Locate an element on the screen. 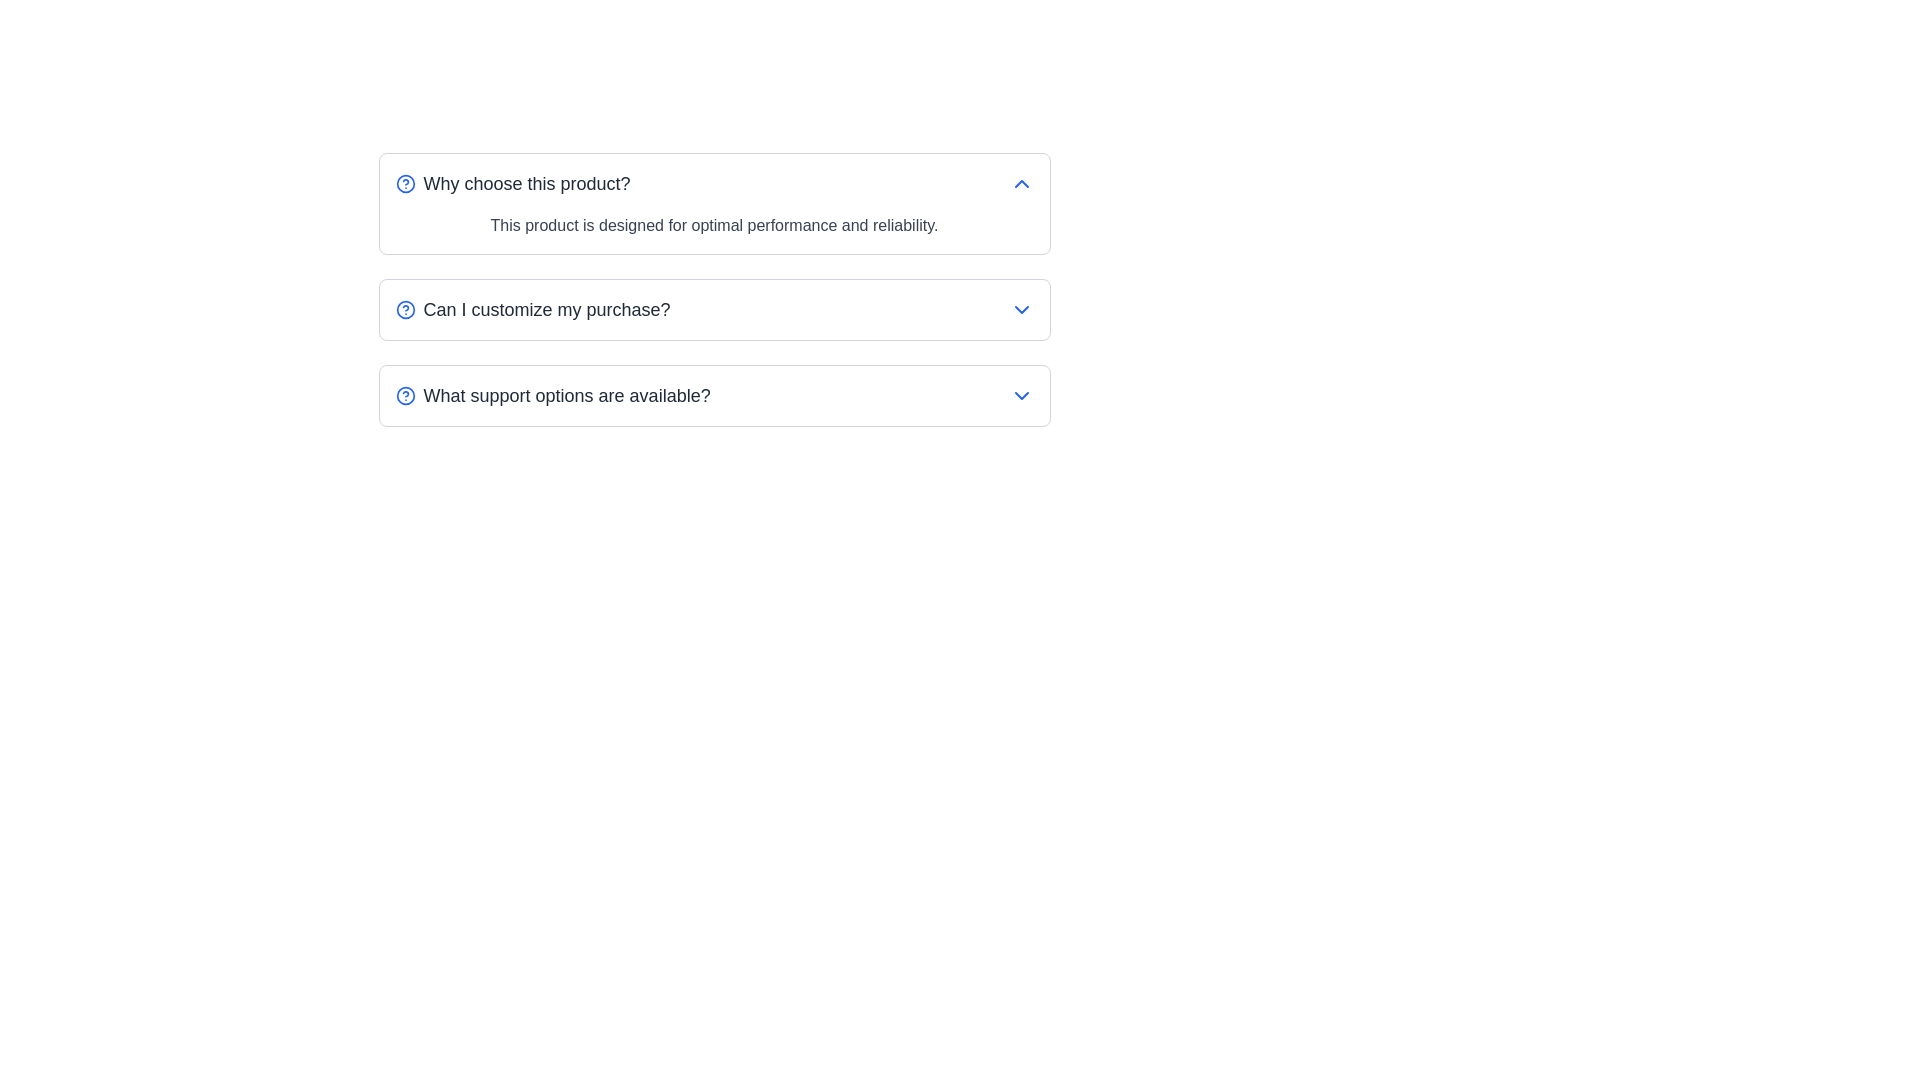  the descriptive text label located in the expanded section of the 'Why choose this product?' dropdown, which provides additional context about the product's advantages is located at coordinates (714, 218).